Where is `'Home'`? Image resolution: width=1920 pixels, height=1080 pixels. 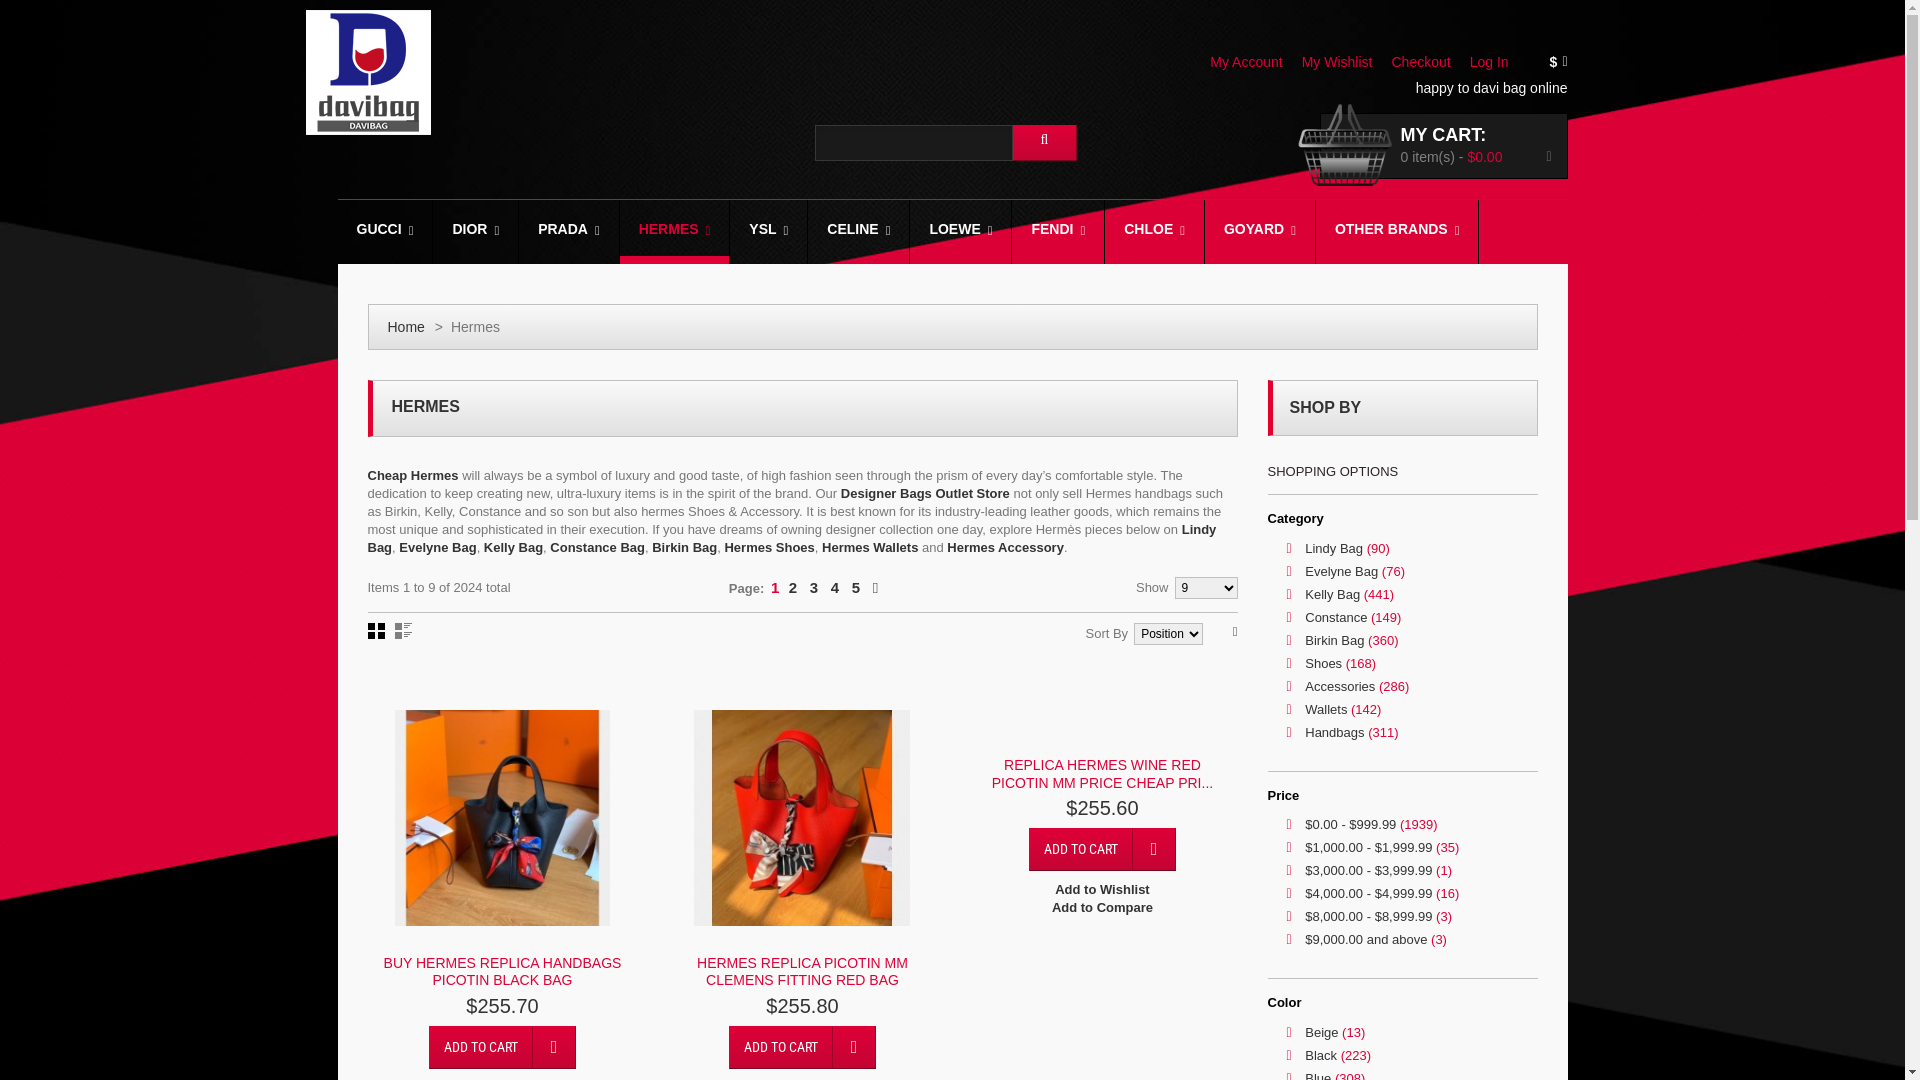 'Home' is located at coordinates (405, 326).